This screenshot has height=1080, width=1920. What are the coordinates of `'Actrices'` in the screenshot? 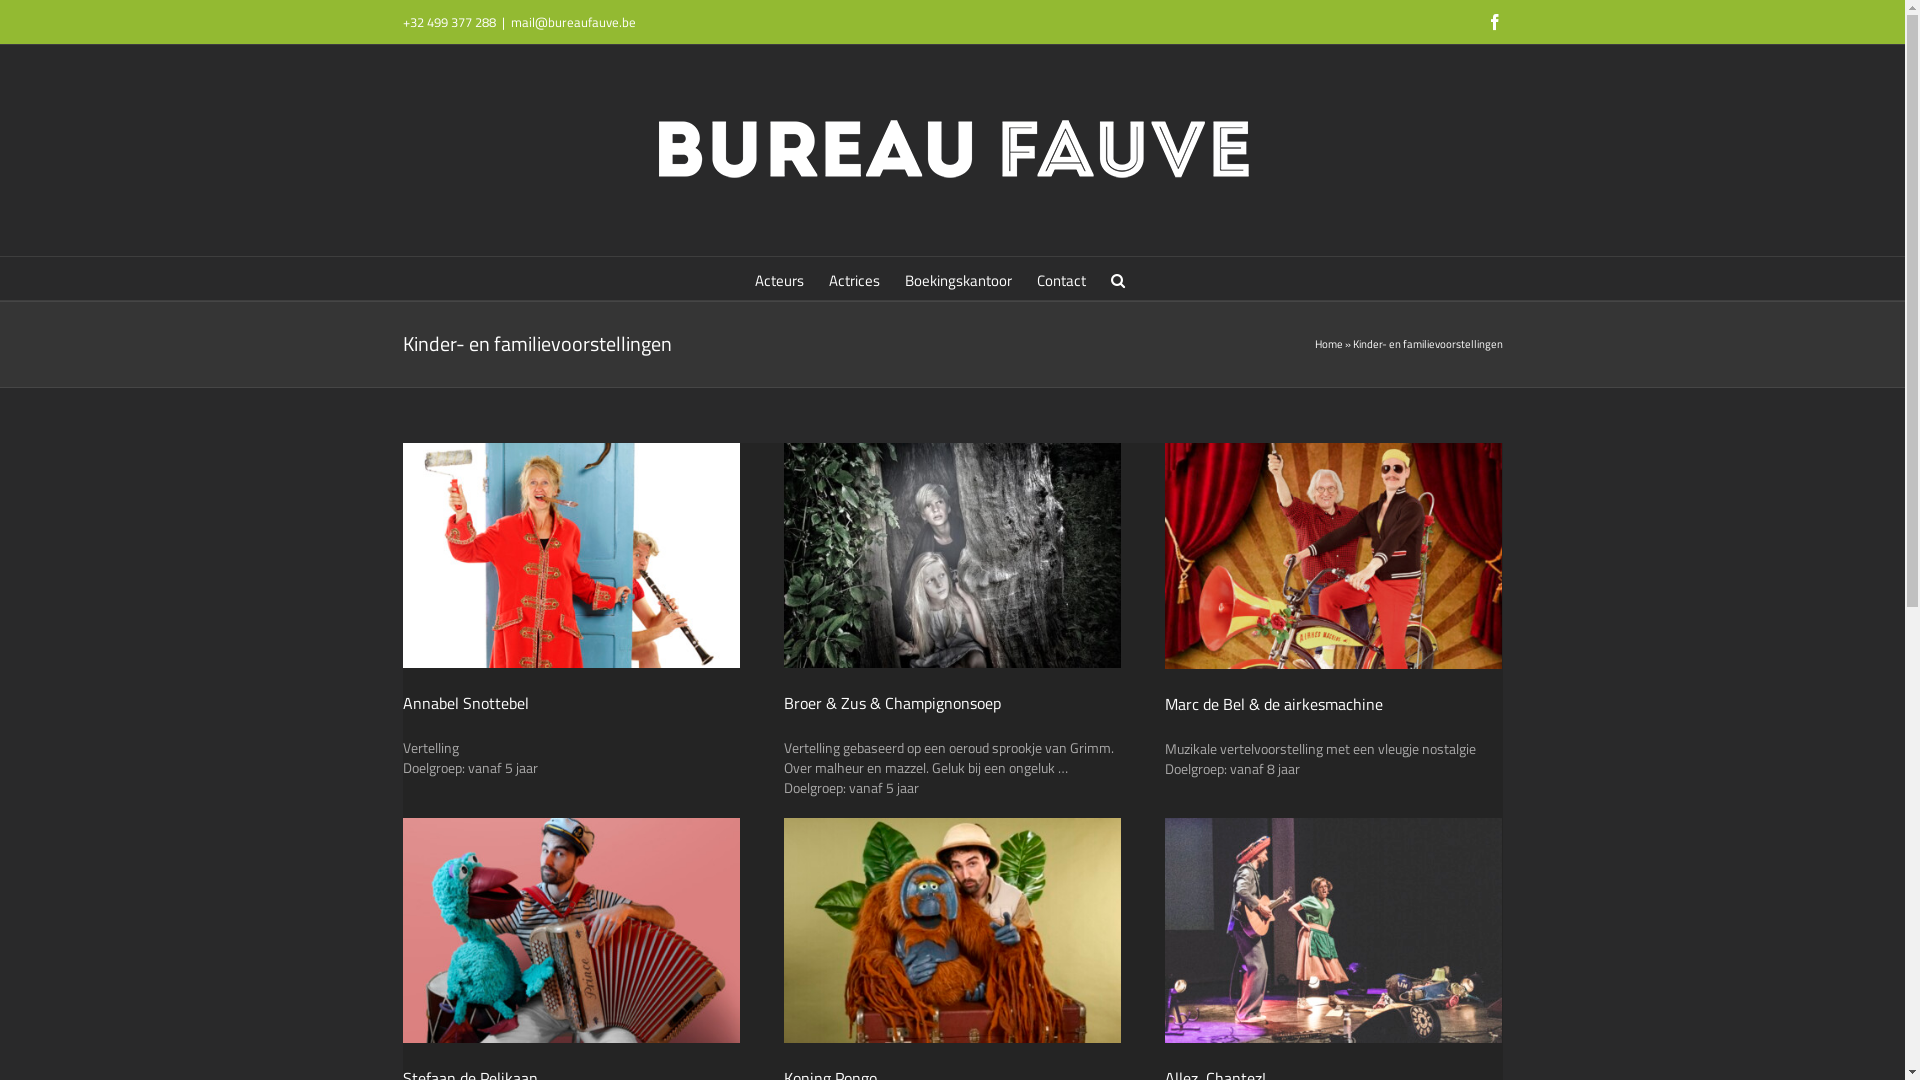 It's located at (854, 278).